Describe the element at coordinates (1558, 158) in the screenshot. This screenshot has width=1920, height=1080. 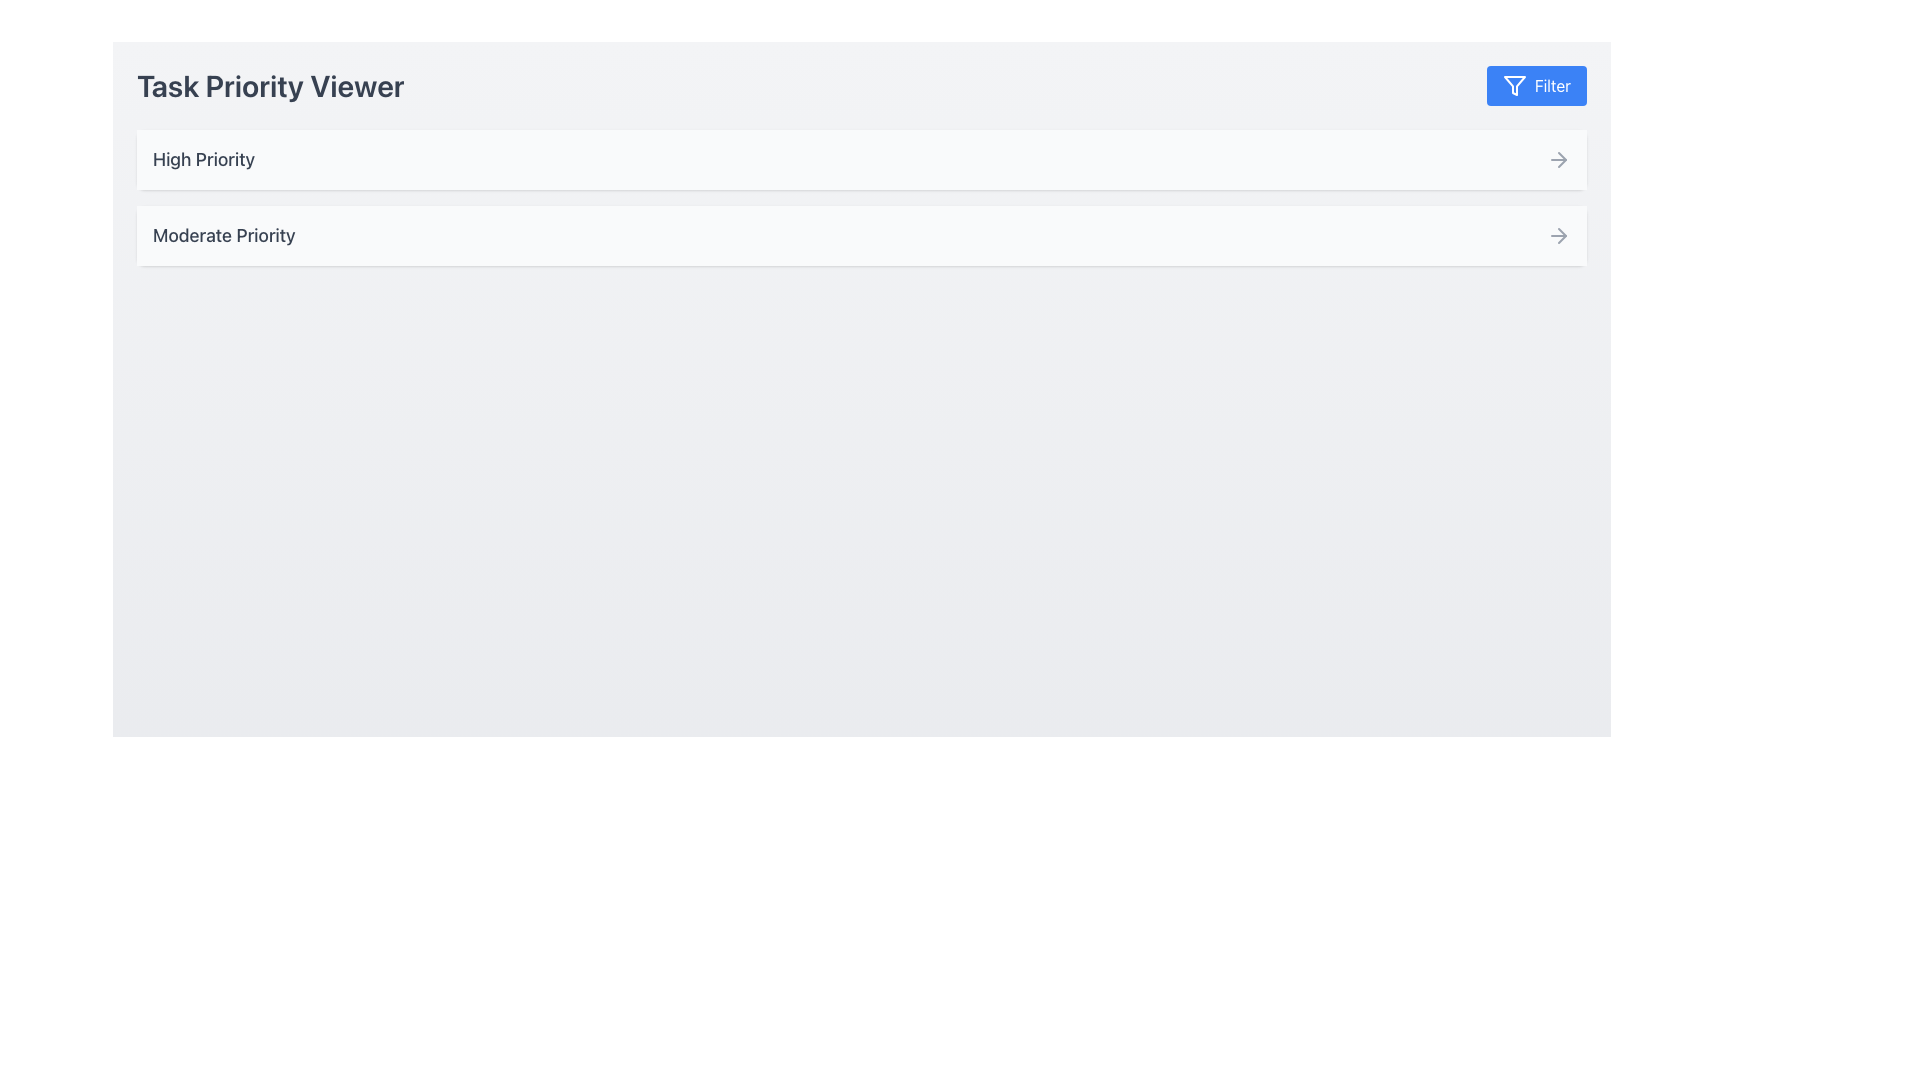
I see `the right-facing gray arrow icon that is located to the right of the 'High Priority' text label` at that location.